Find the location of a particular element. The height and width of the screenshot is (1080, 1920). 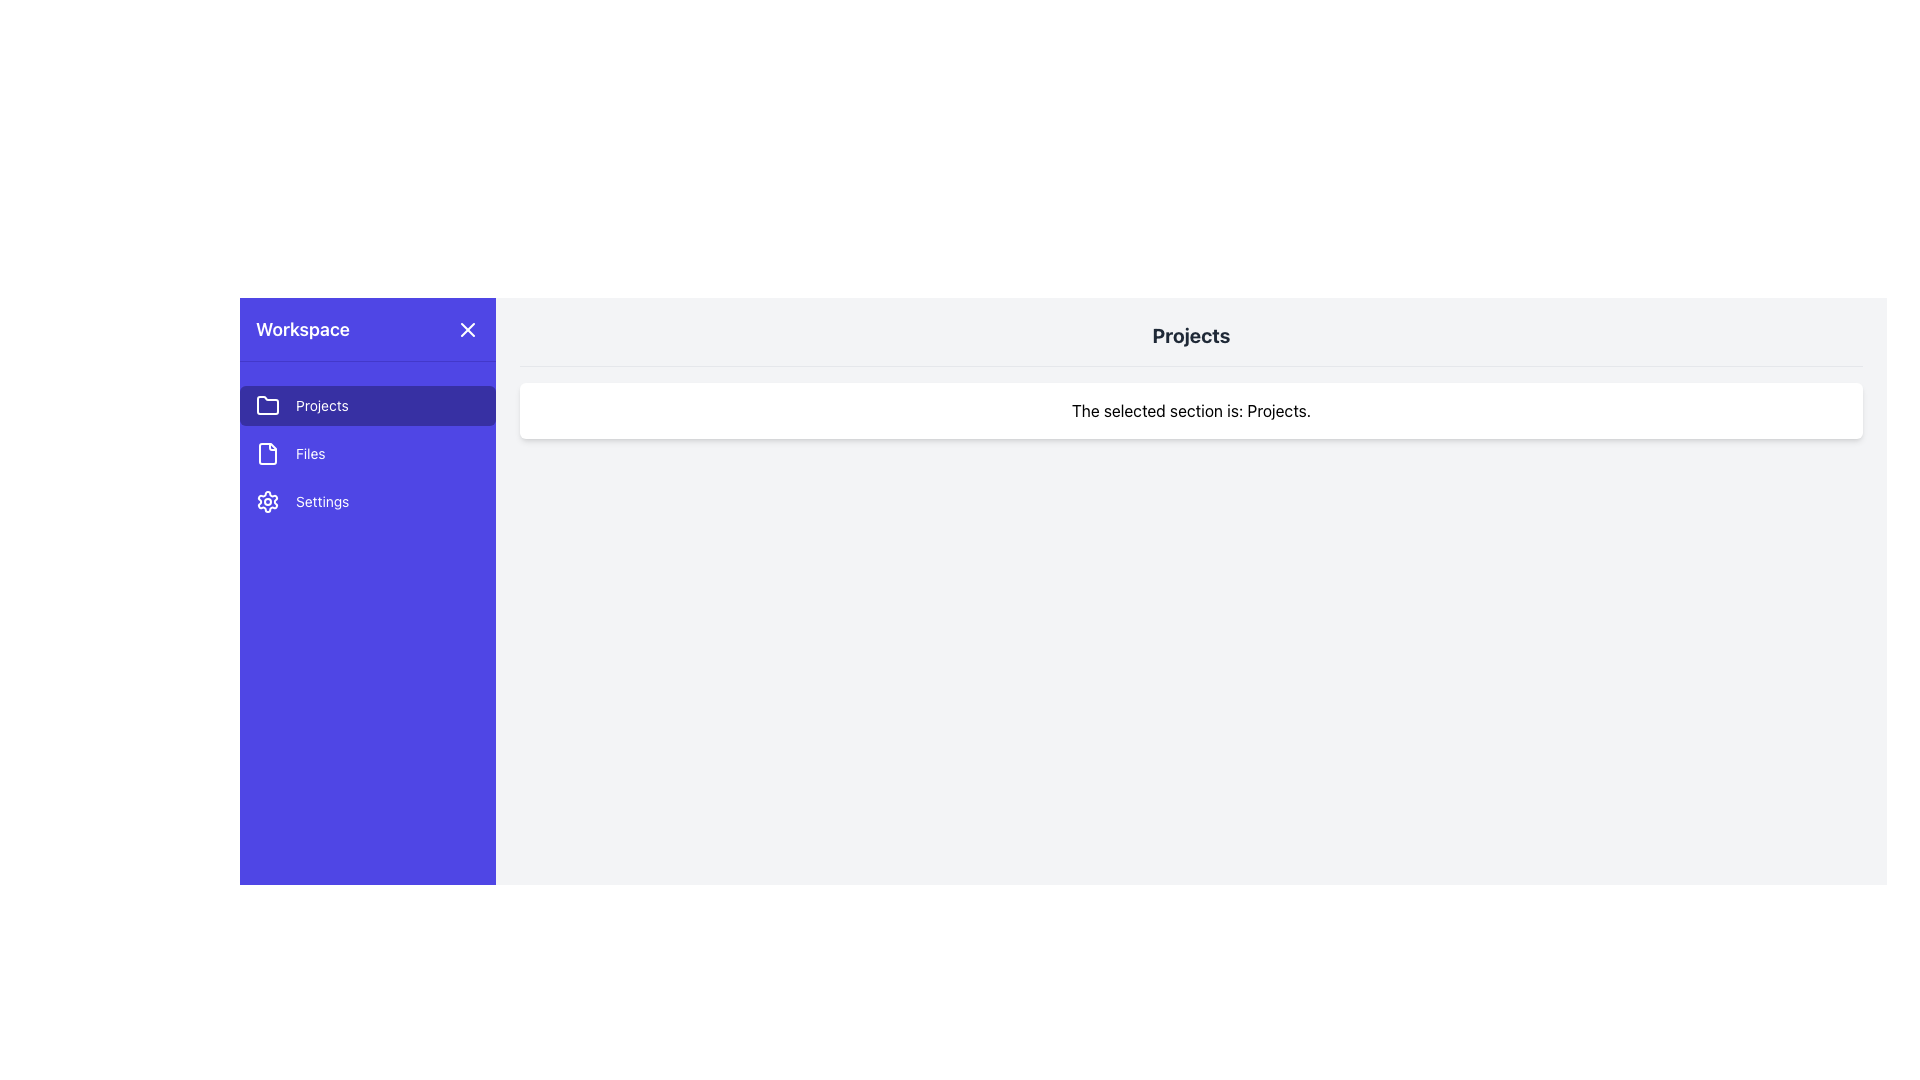

the gear icon representing settings, located in the vertical navigation menu to the left of the text 'Settings' is located at coordinates (267, 500).